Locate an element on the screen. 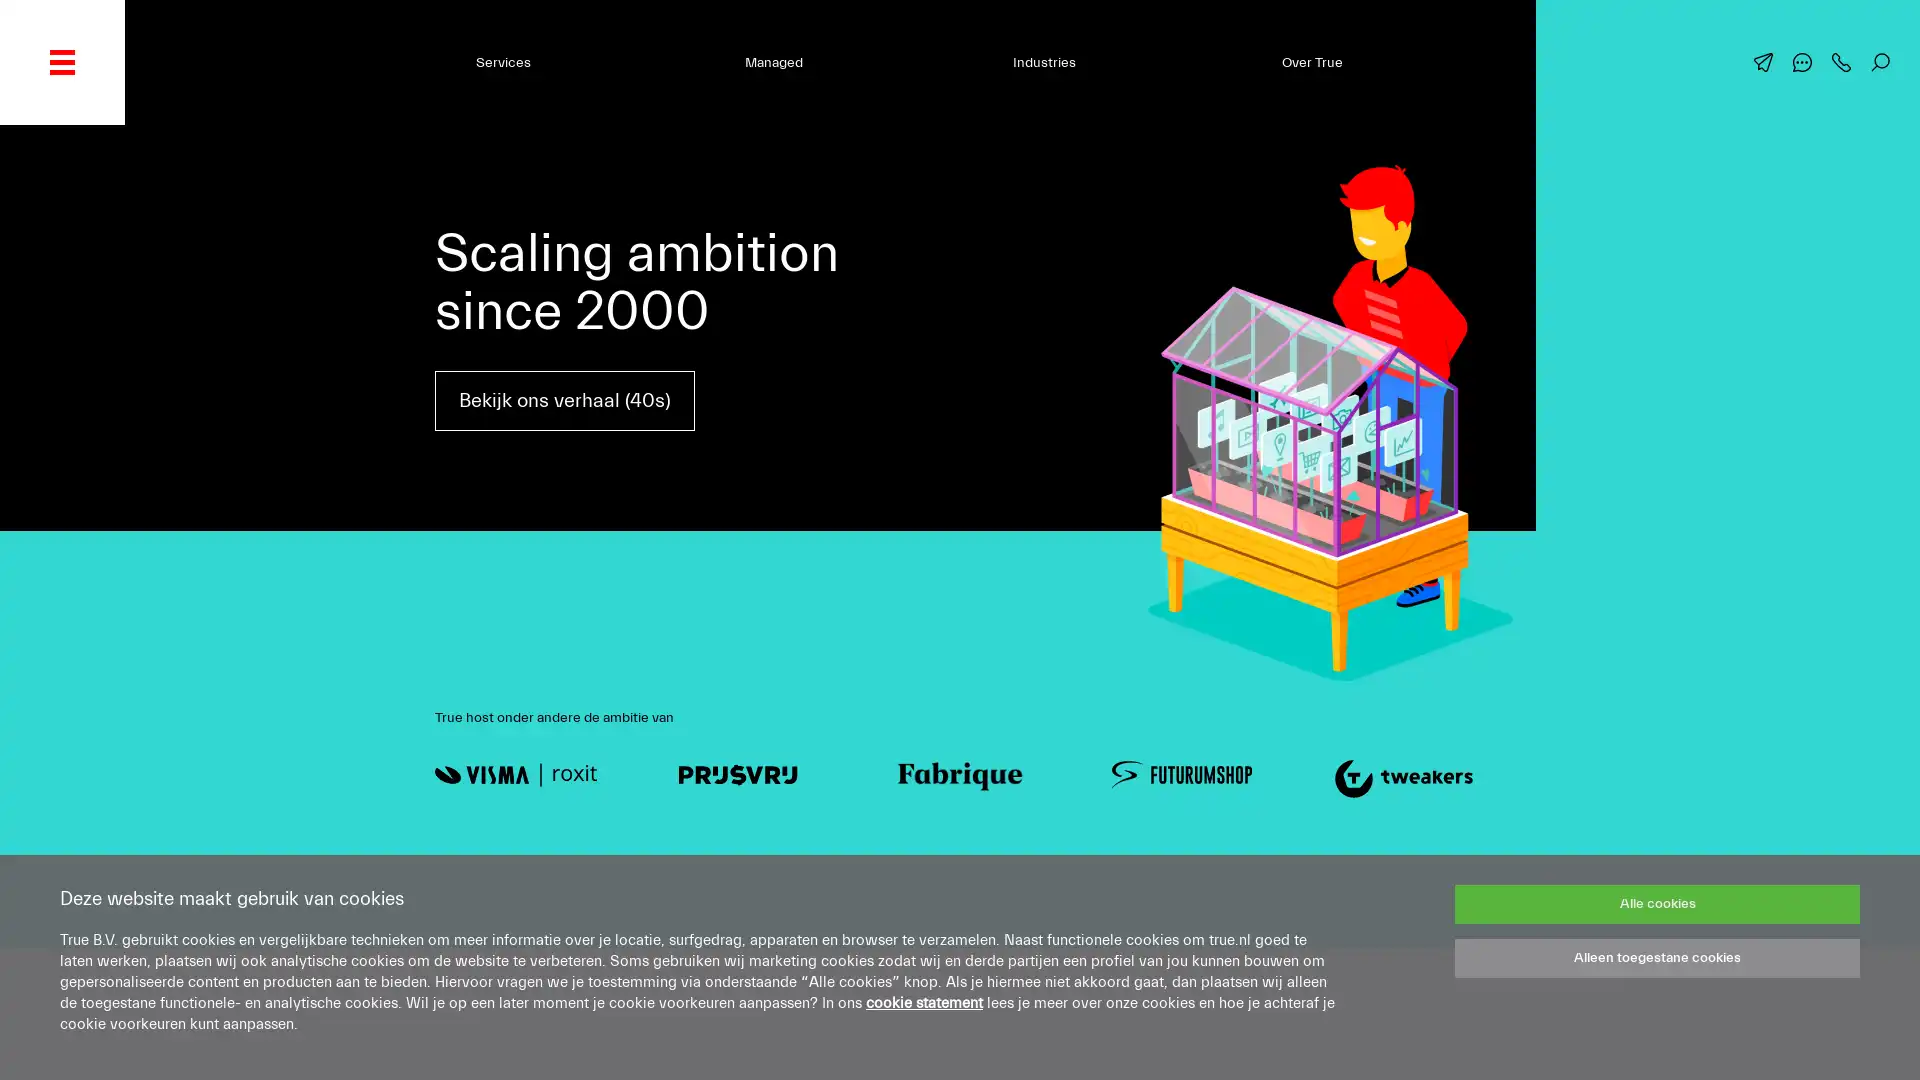  Mail ons is located at coordinates (1773, 61).